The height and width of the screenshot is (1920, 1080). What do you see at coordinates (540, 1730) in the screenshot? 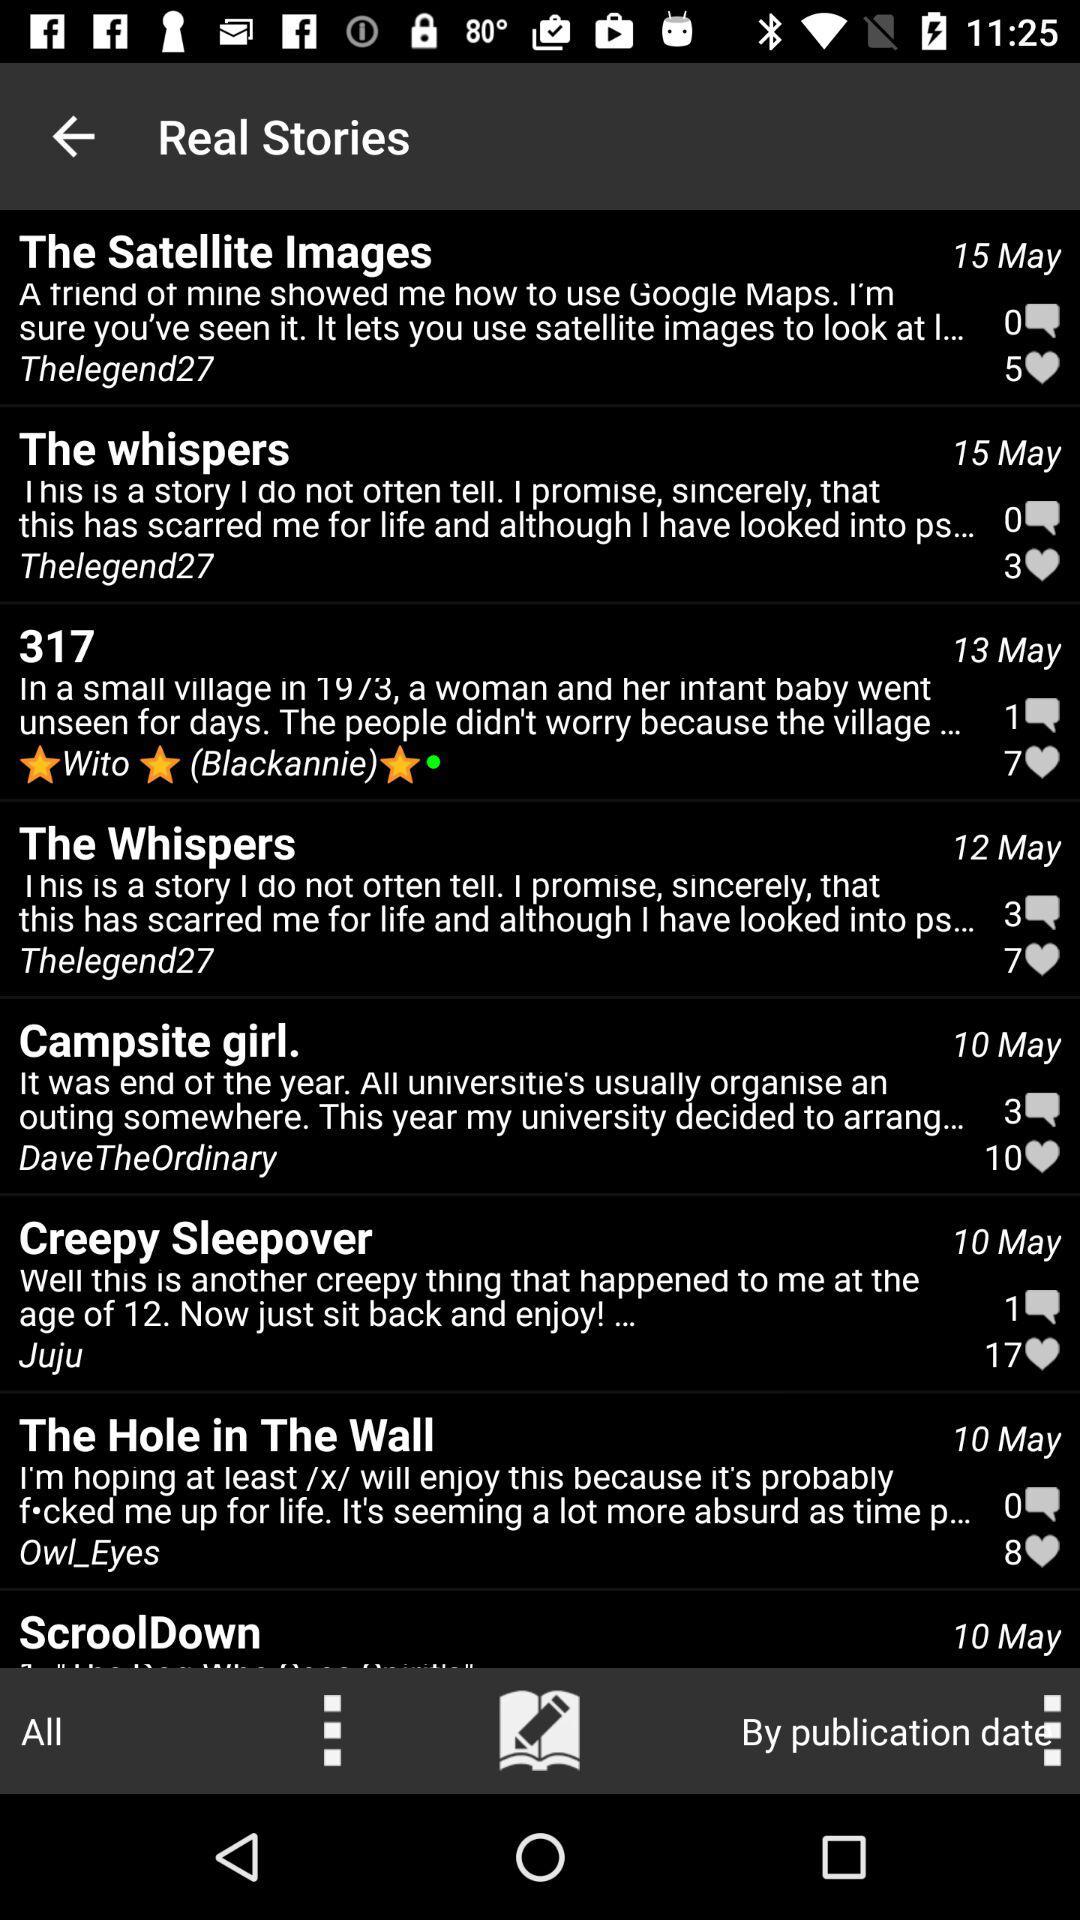
I see `white a post` at bounding box center [540, 1730].